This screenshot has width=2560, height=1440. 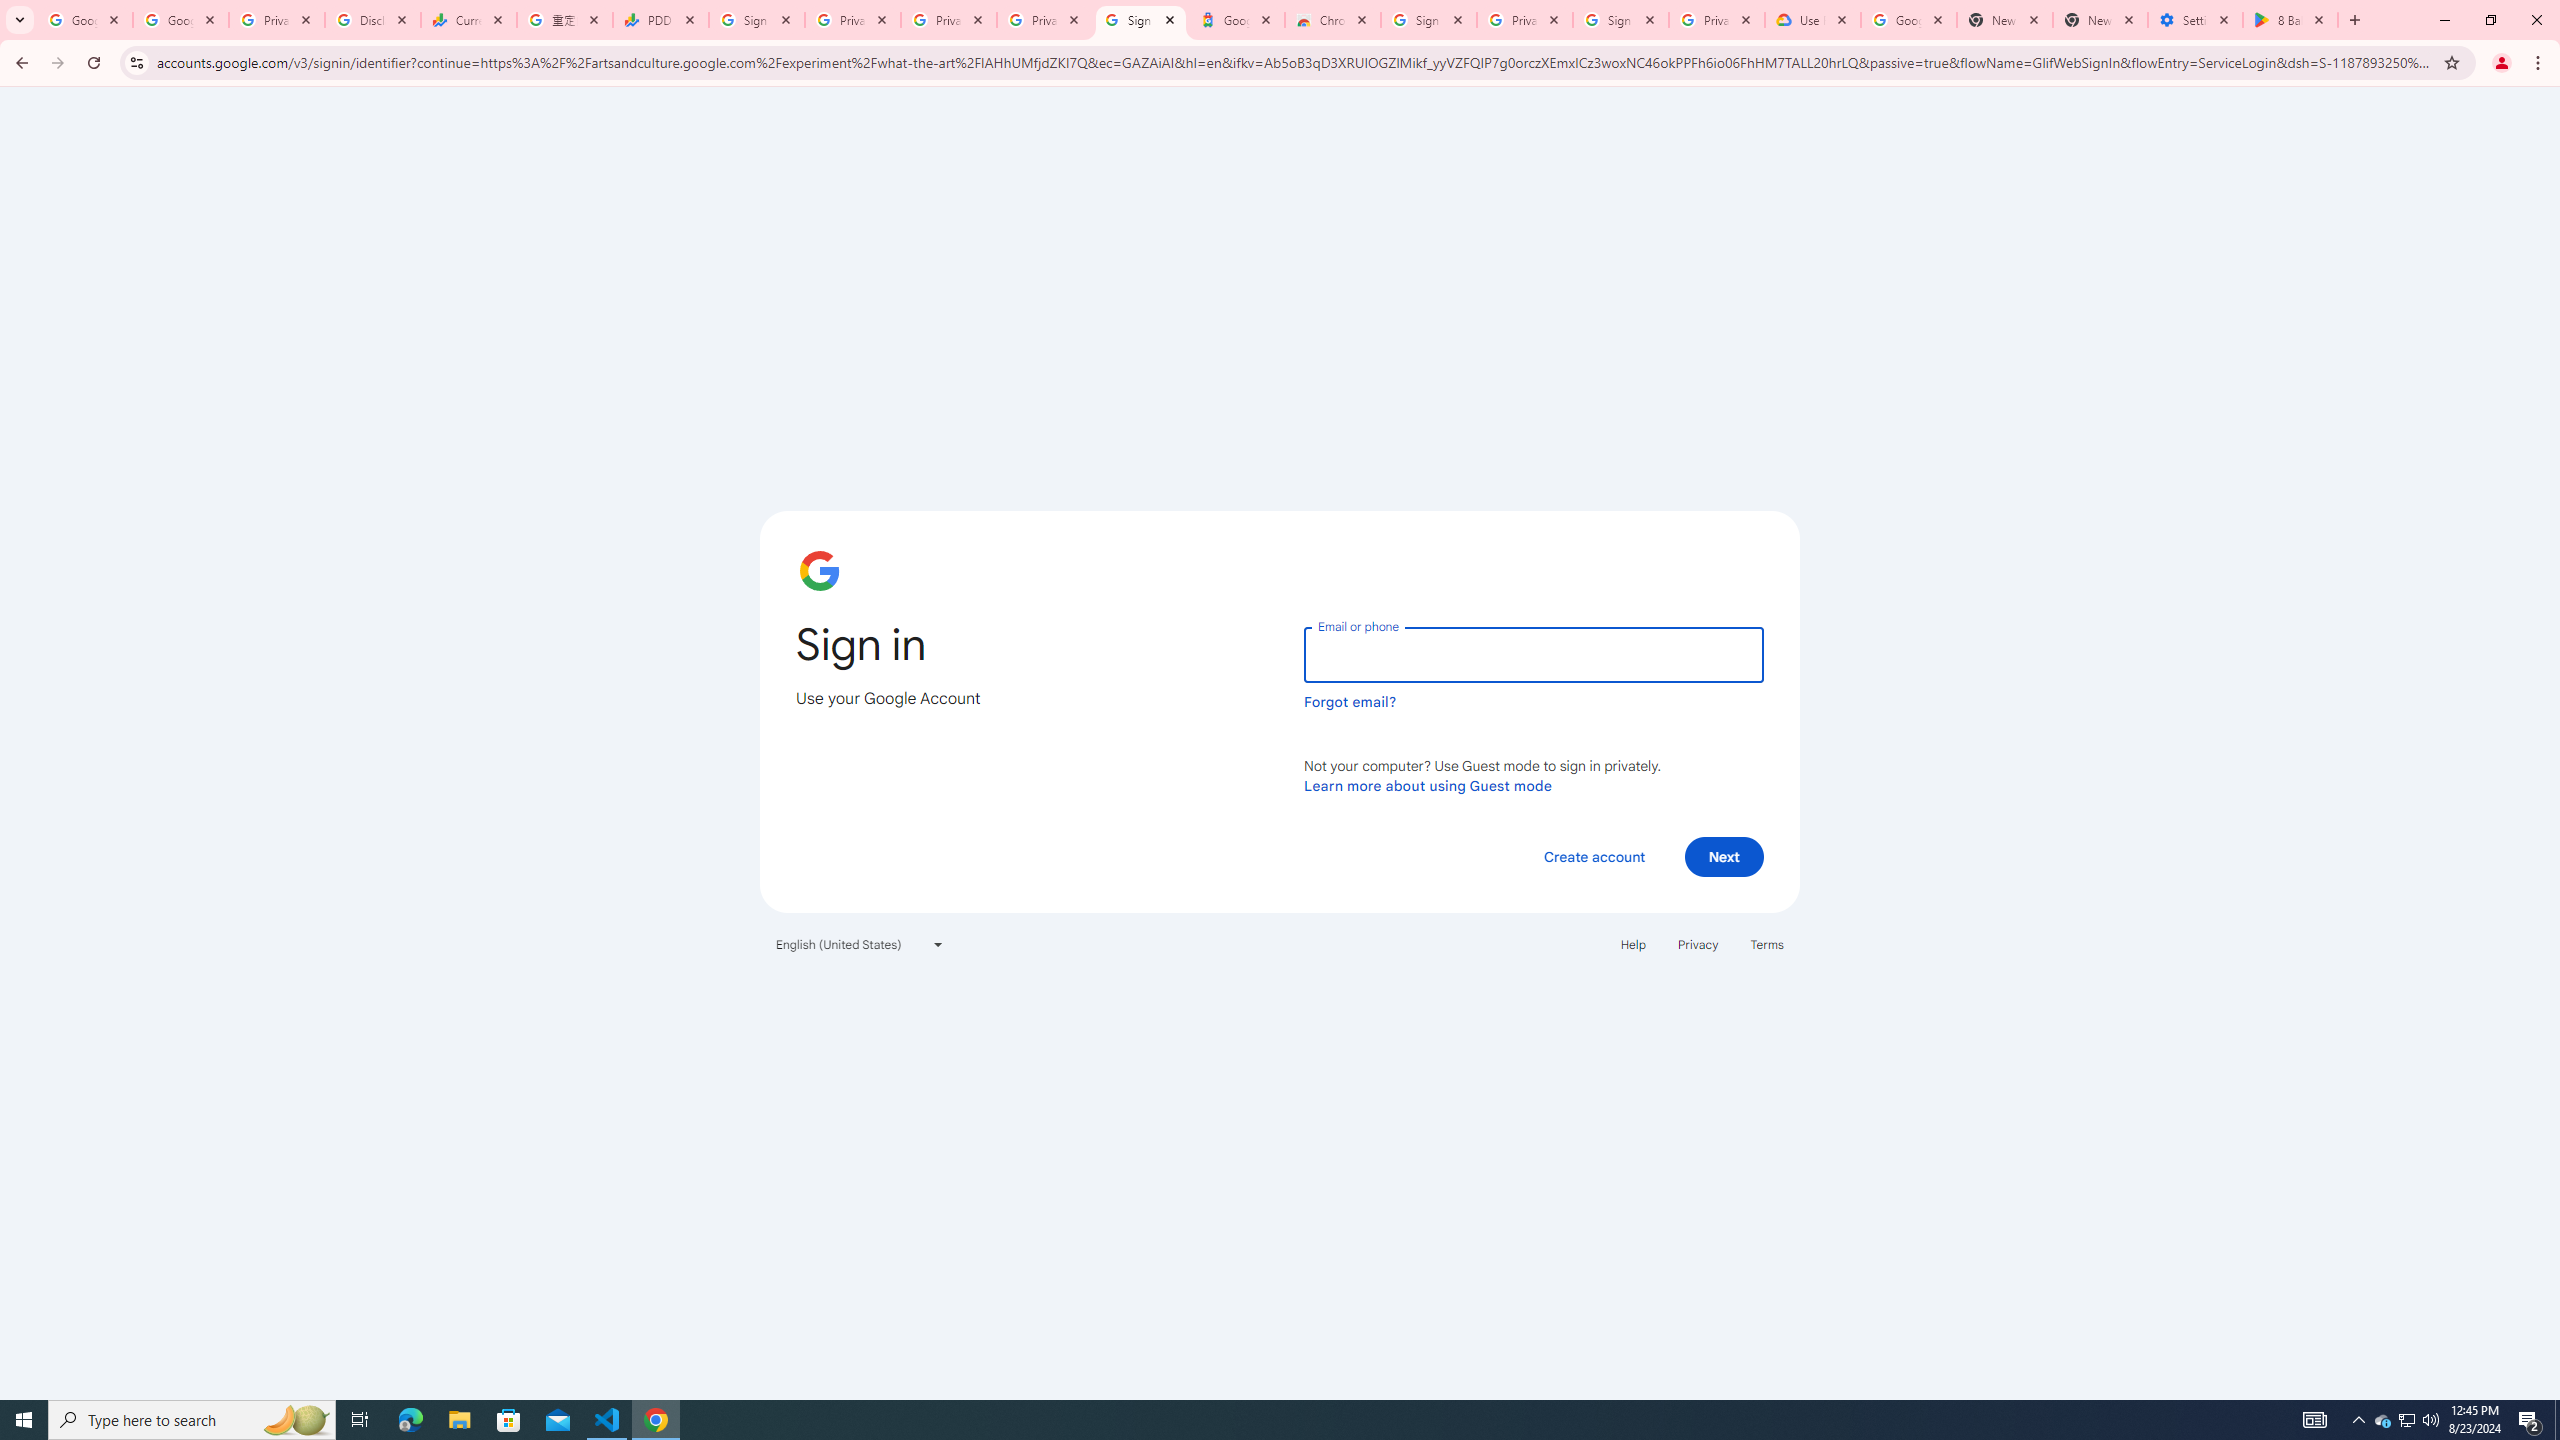 I want to click on 'Email or phone', so click(x=1532, y=654).